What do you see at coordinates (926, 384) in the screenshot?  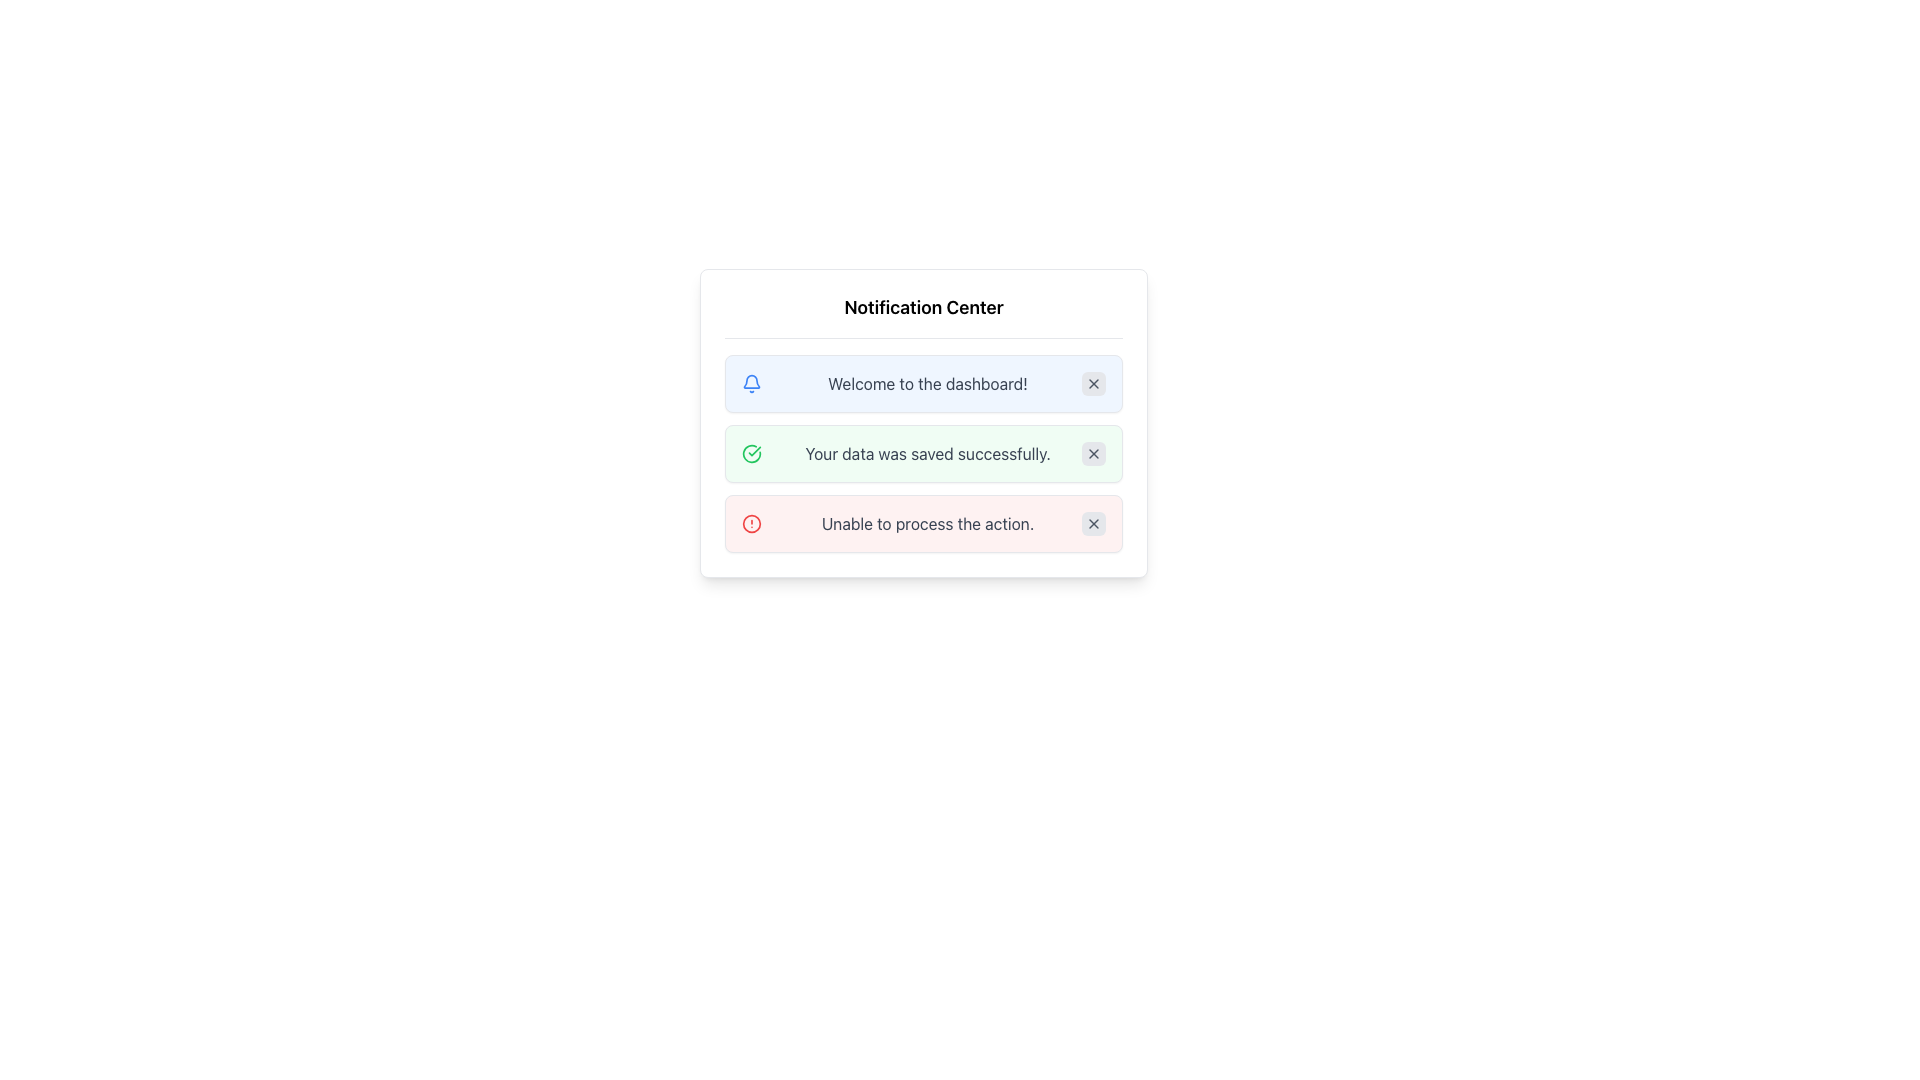 I see `the greeting Text Label located in the upper section of the notification component, which is centrally positioned between an icon on the left and a close button on the right` at bounding box center [926, 384].